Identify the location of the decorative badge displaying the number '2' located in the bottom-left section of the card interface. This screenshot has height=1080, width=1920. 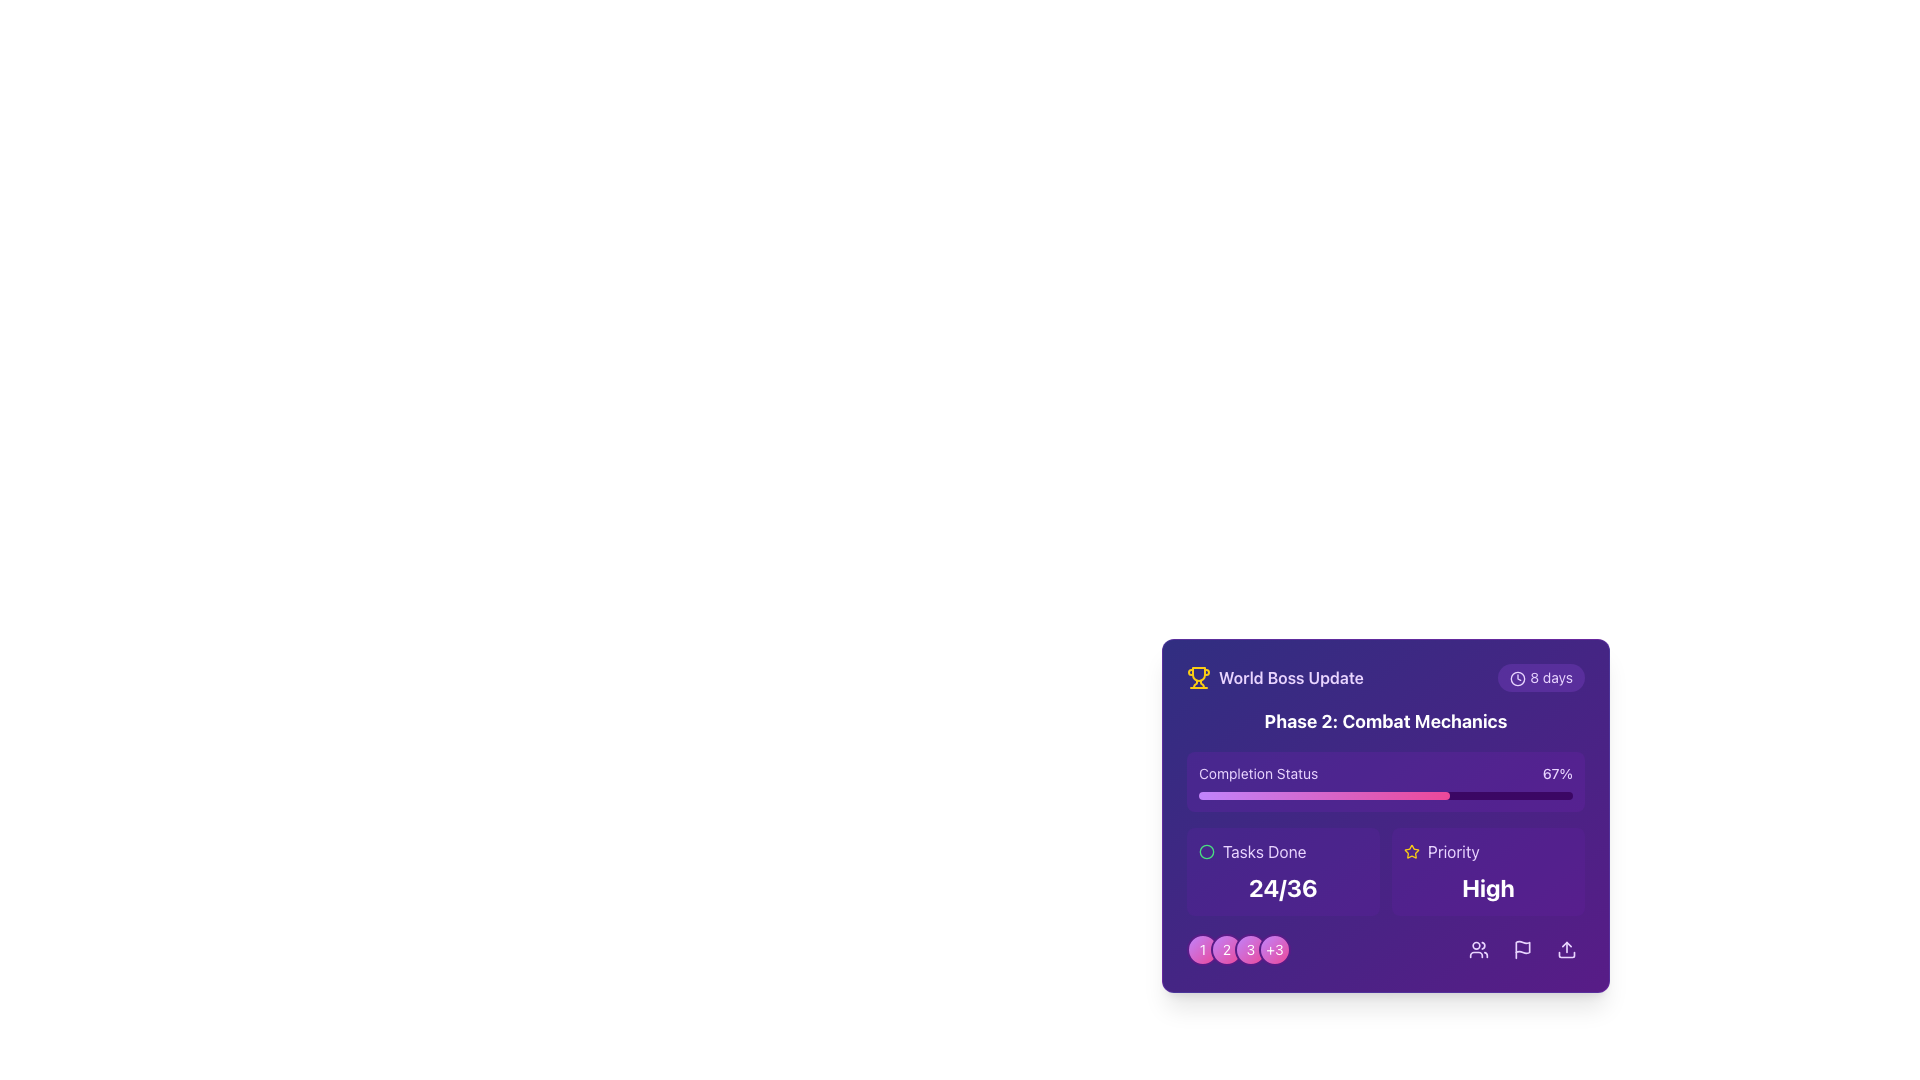
(1226, 948).